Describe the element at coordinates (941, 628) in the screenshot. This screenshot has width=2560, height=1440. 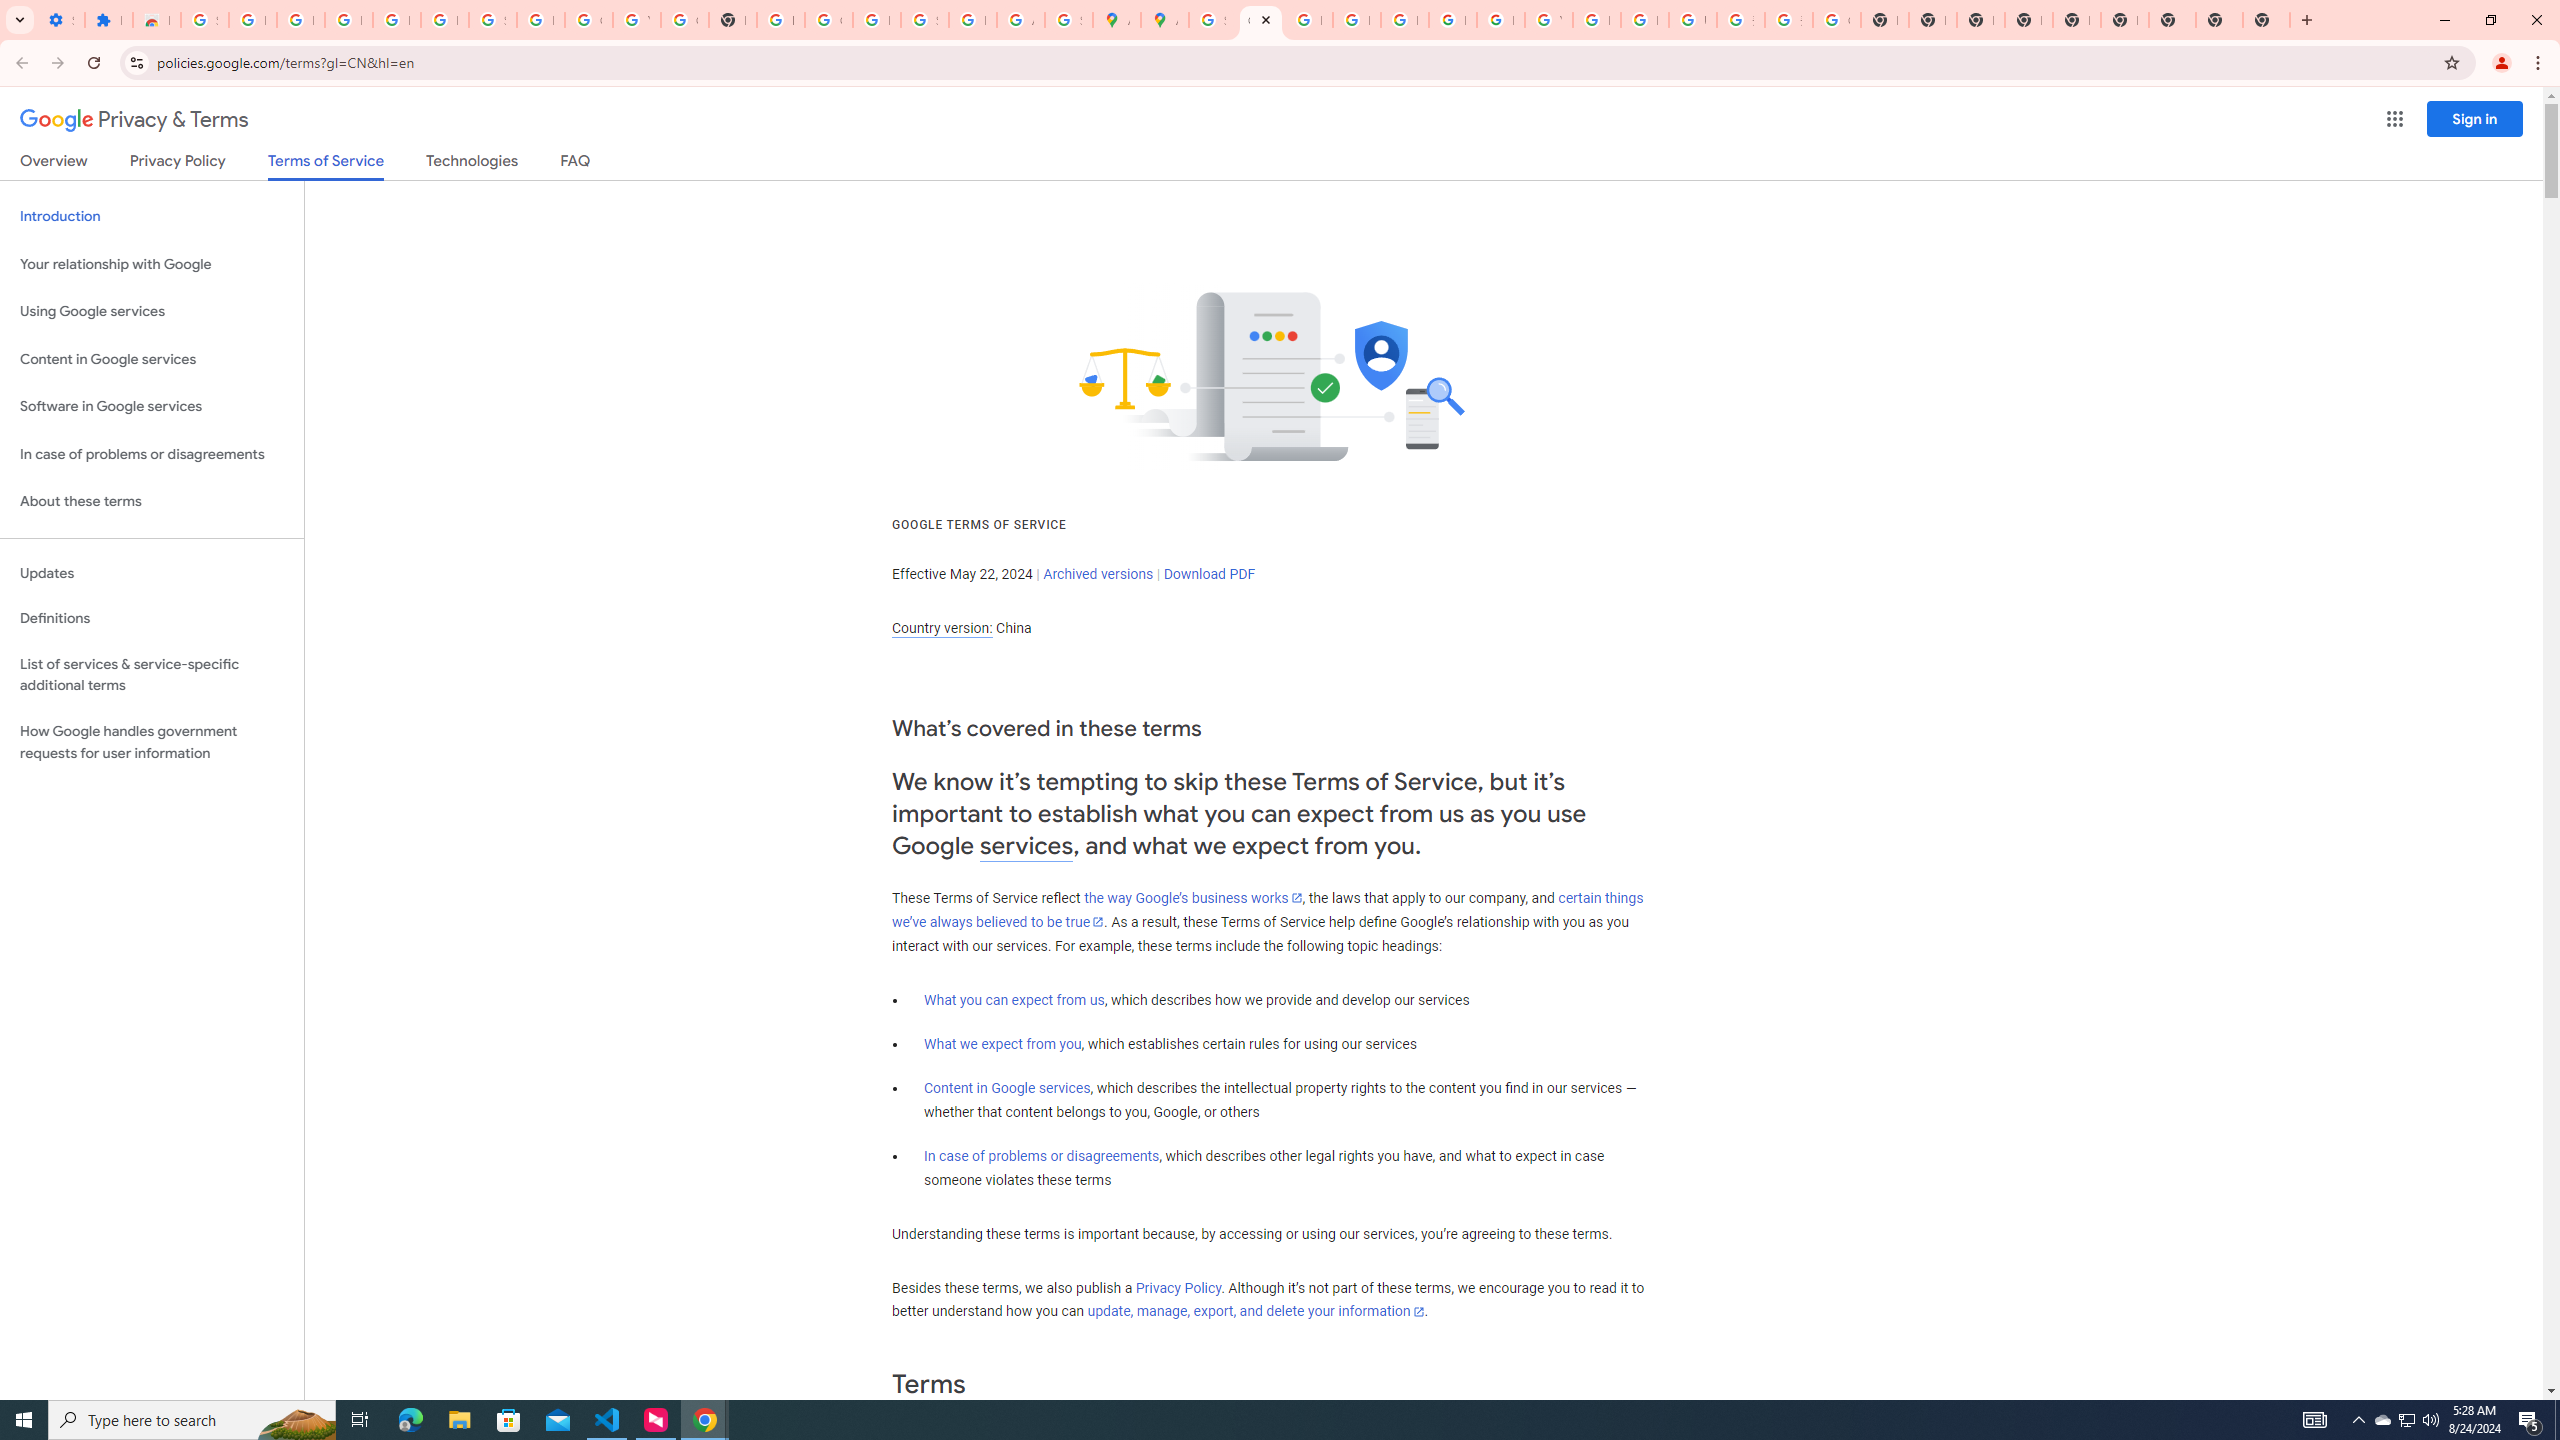
I see `'Country version:'` at that location.